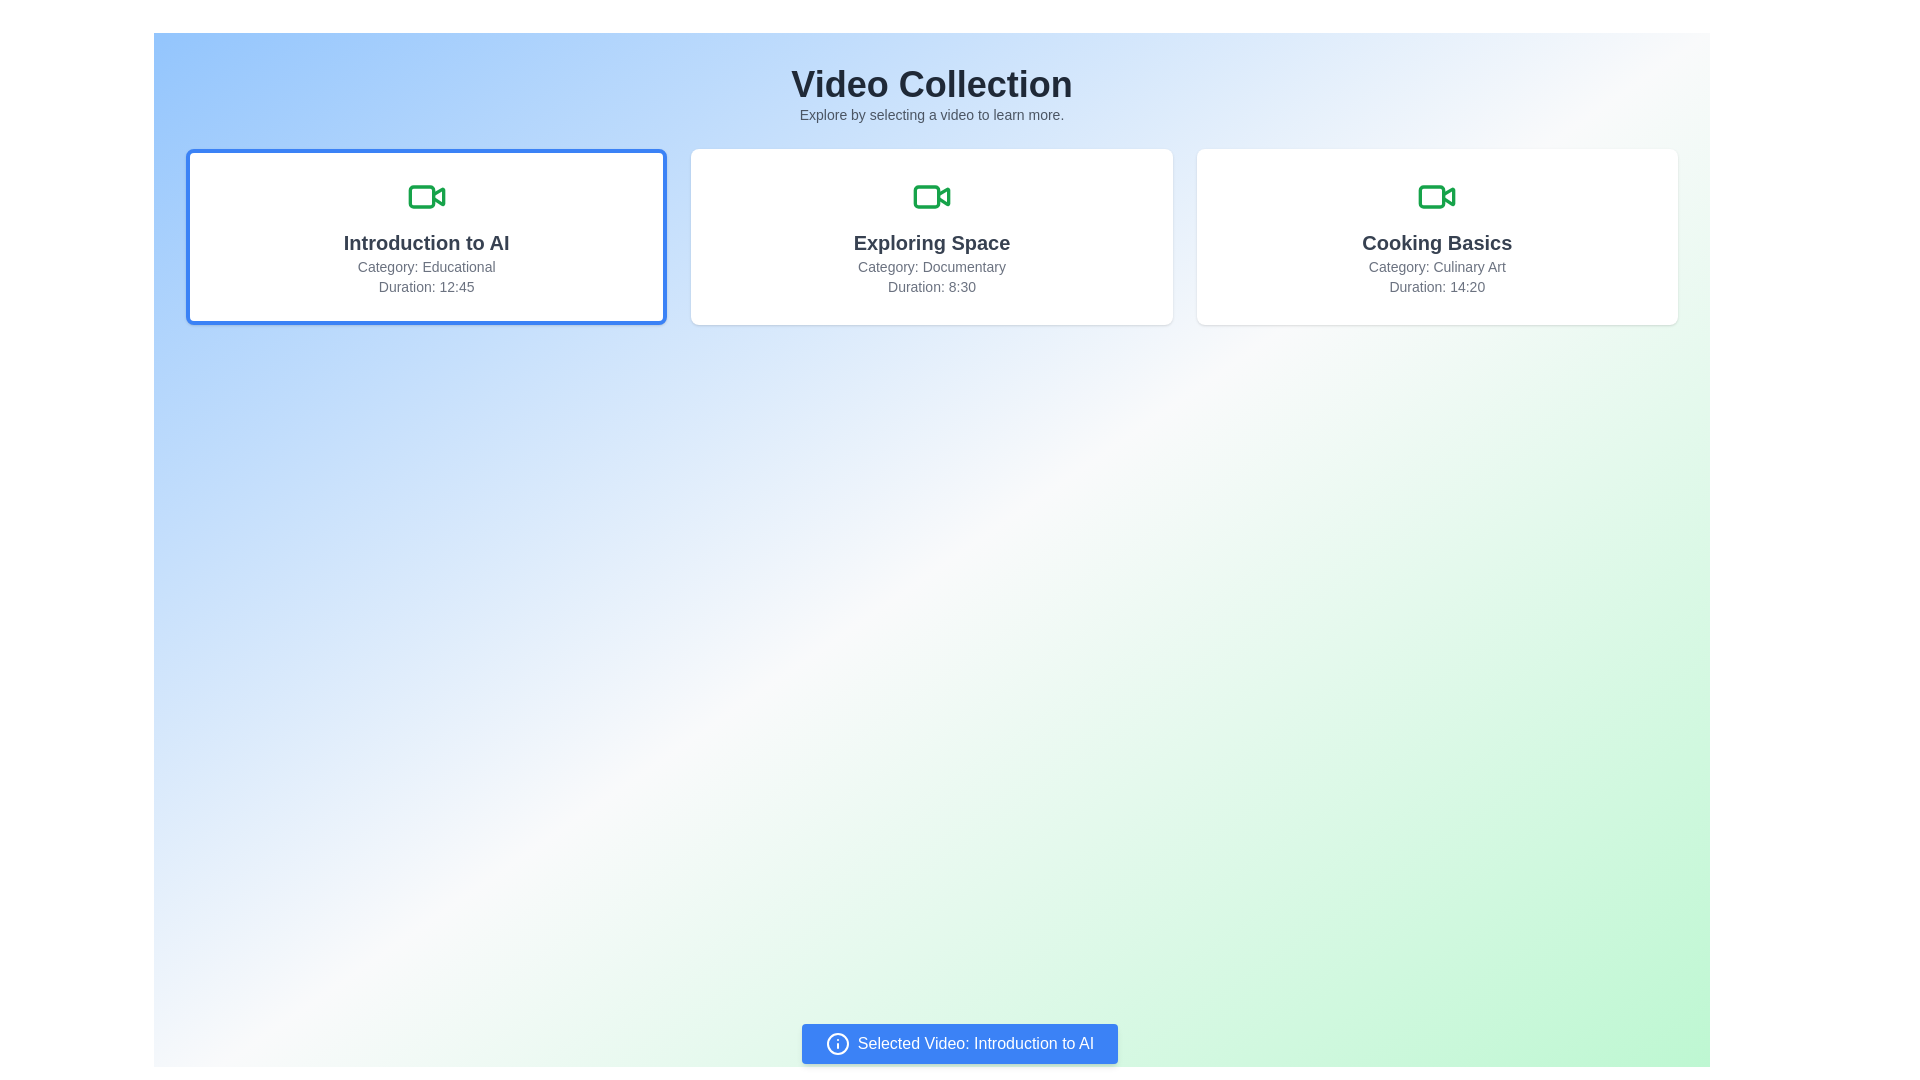 This screenshot has width=1920, height=1080. What do you see at coordinates (425, 286) in the screenshot?
I see `the text label indicating the video duration located at the bottom of the 'Introduction` at bounding box center [425, 286].